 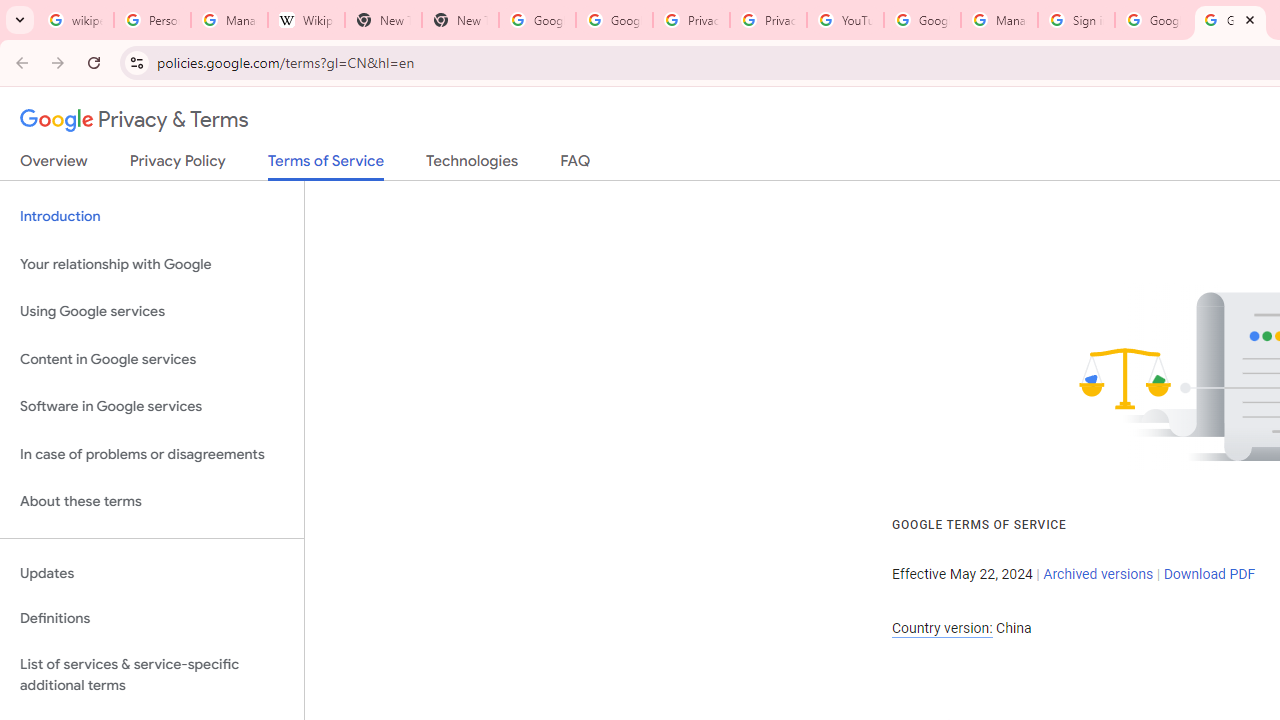 I want to click on 'FAQ', so click(x=575, y=164).